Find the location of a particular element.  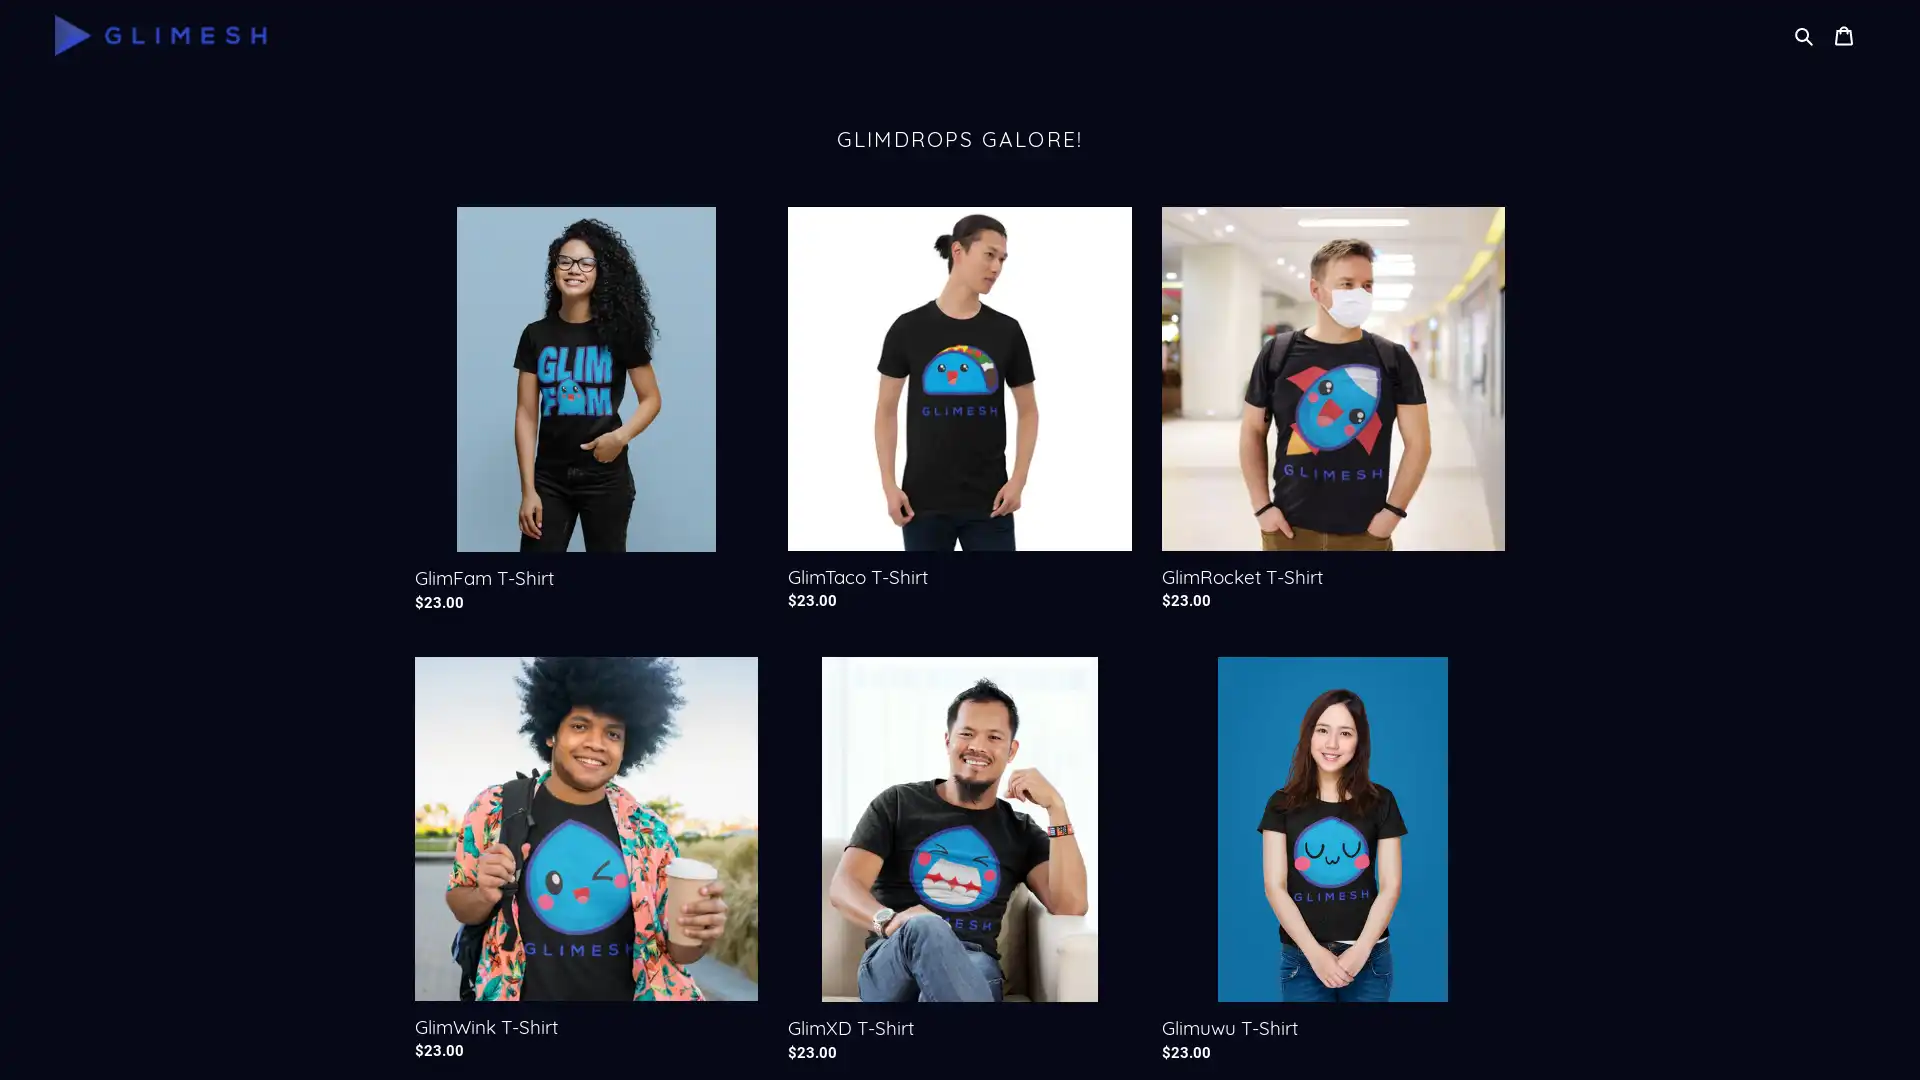

Search is located at coordinates (1805, 34).